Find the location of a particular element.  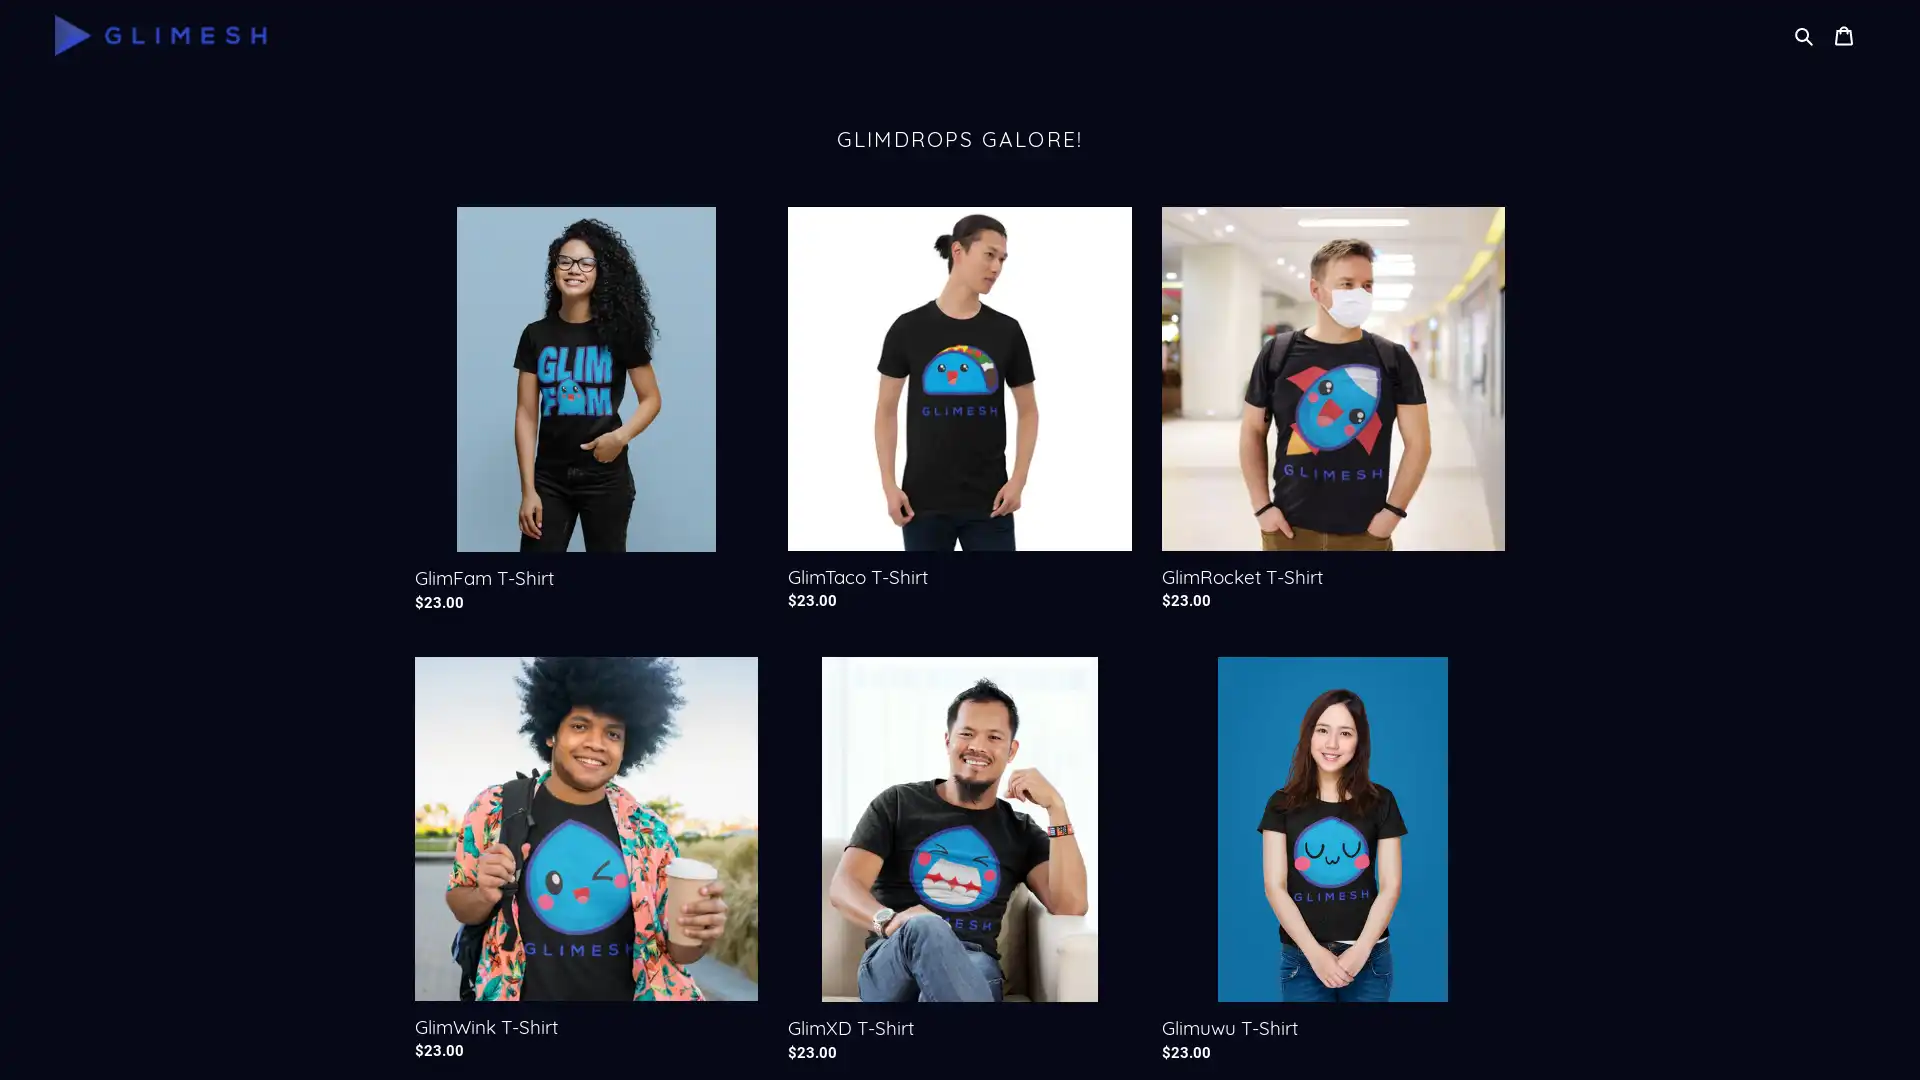

Search is located at coordinates (1805, 34).